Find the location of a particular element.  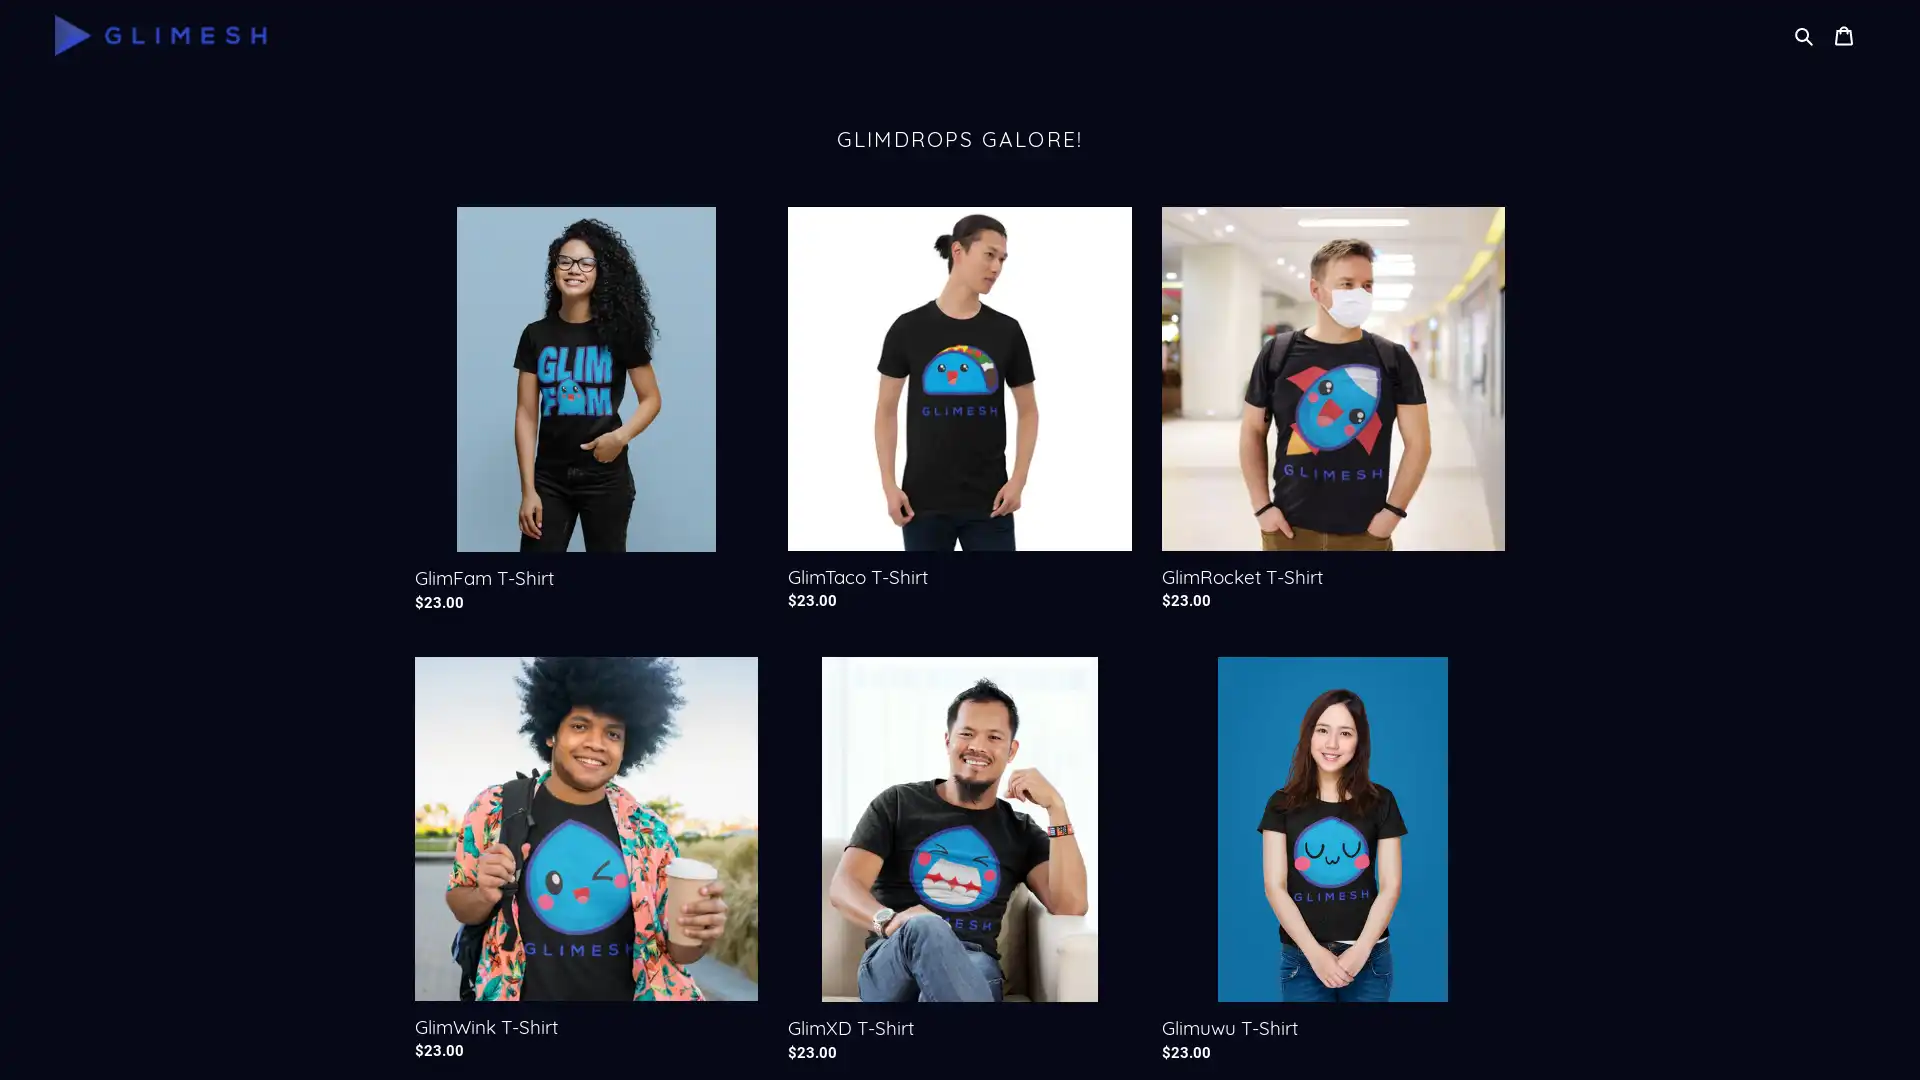

Search is located at coordinates (1805, 34).